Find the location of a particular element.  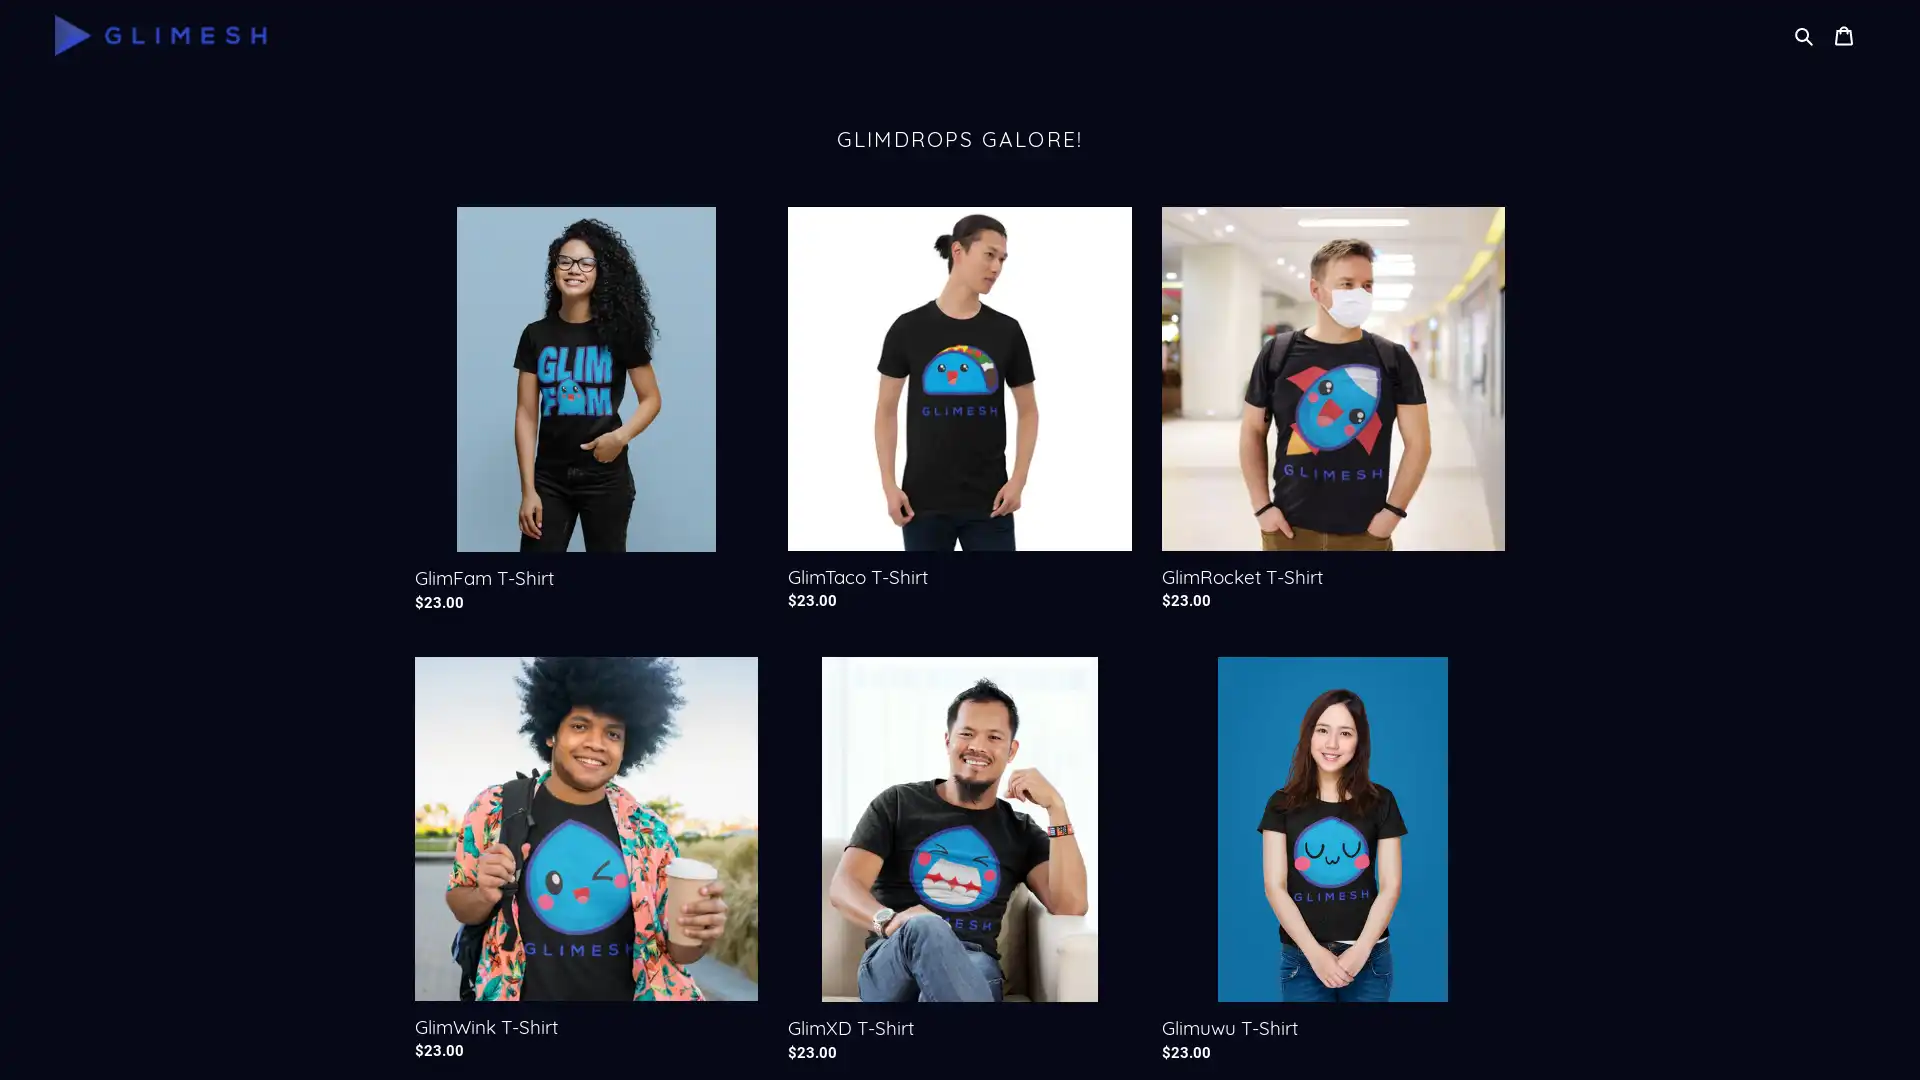

Search is located at coordinates (1805, 34).